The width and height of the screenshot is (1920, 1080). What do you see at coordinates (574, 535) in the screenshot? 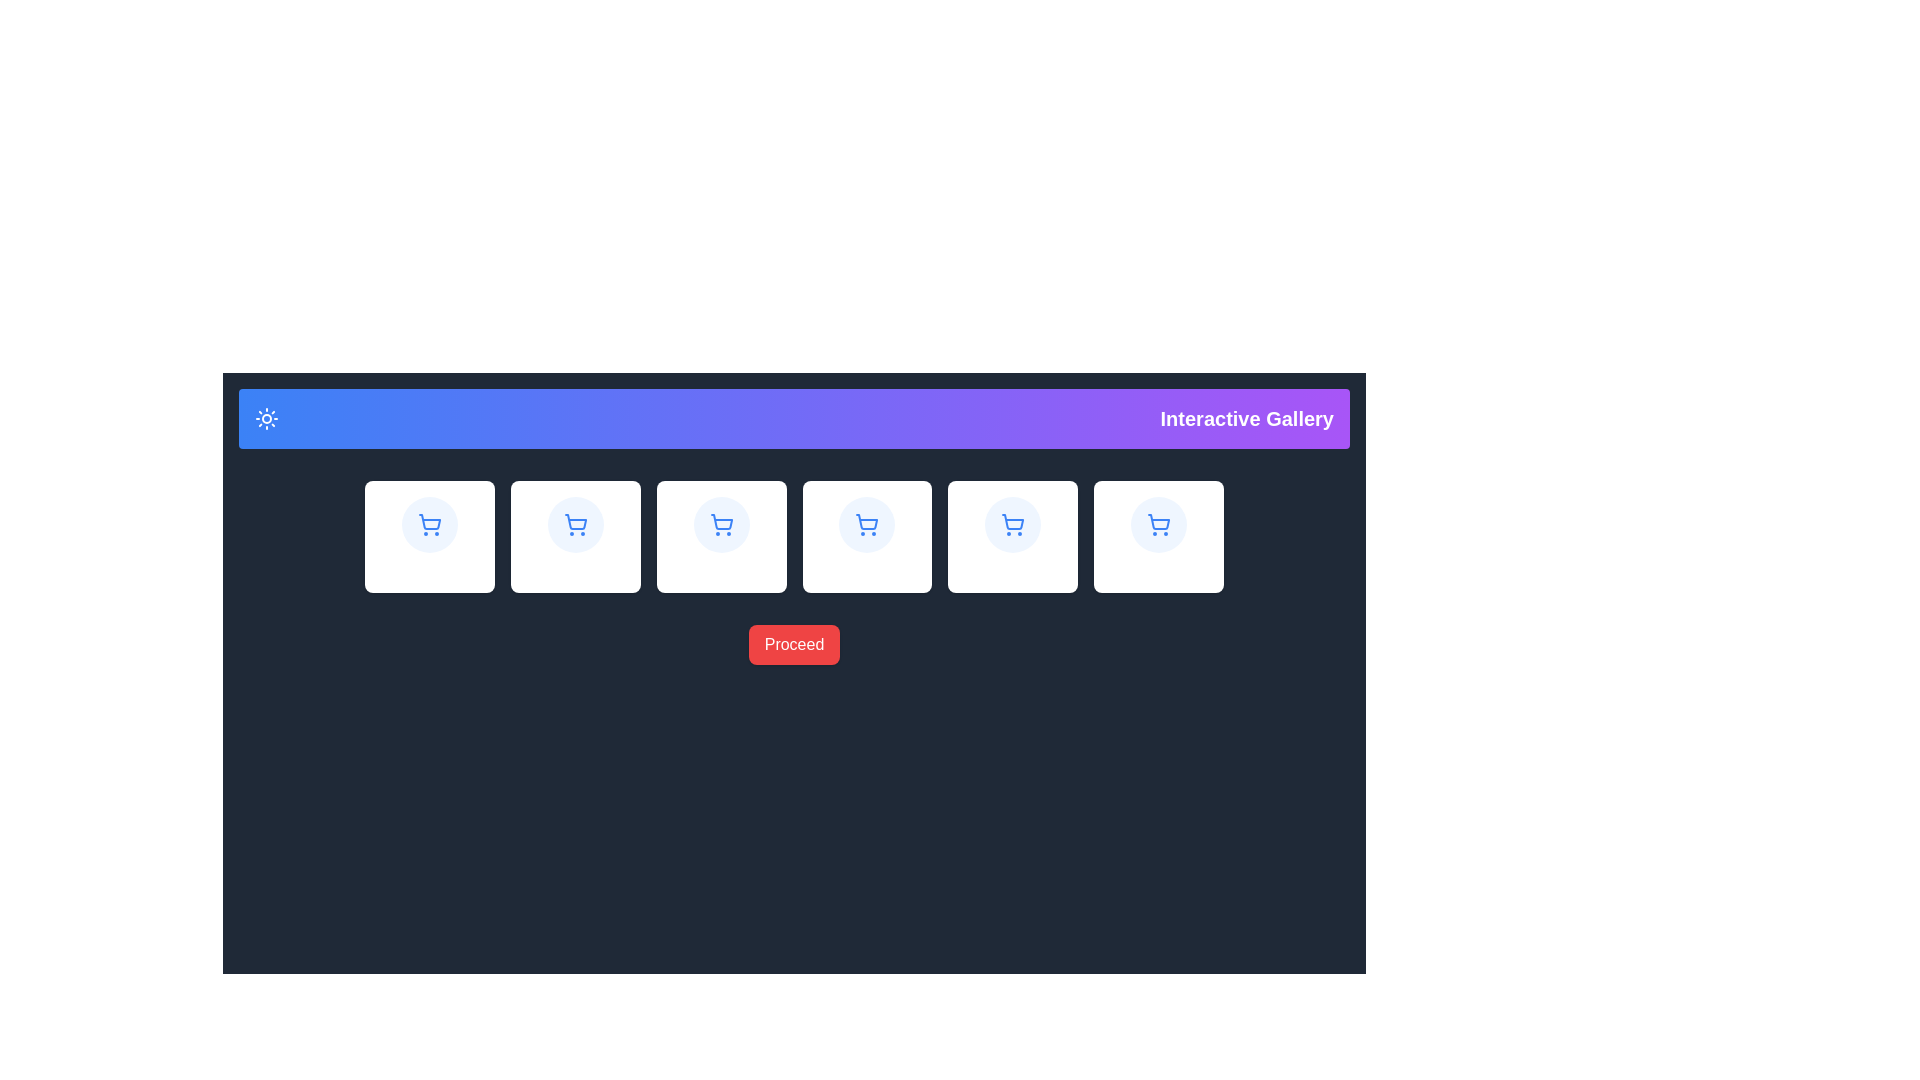
I see `the second square card with a shopping cart icon in the center for UI testing` at bounding box center [574, 535].